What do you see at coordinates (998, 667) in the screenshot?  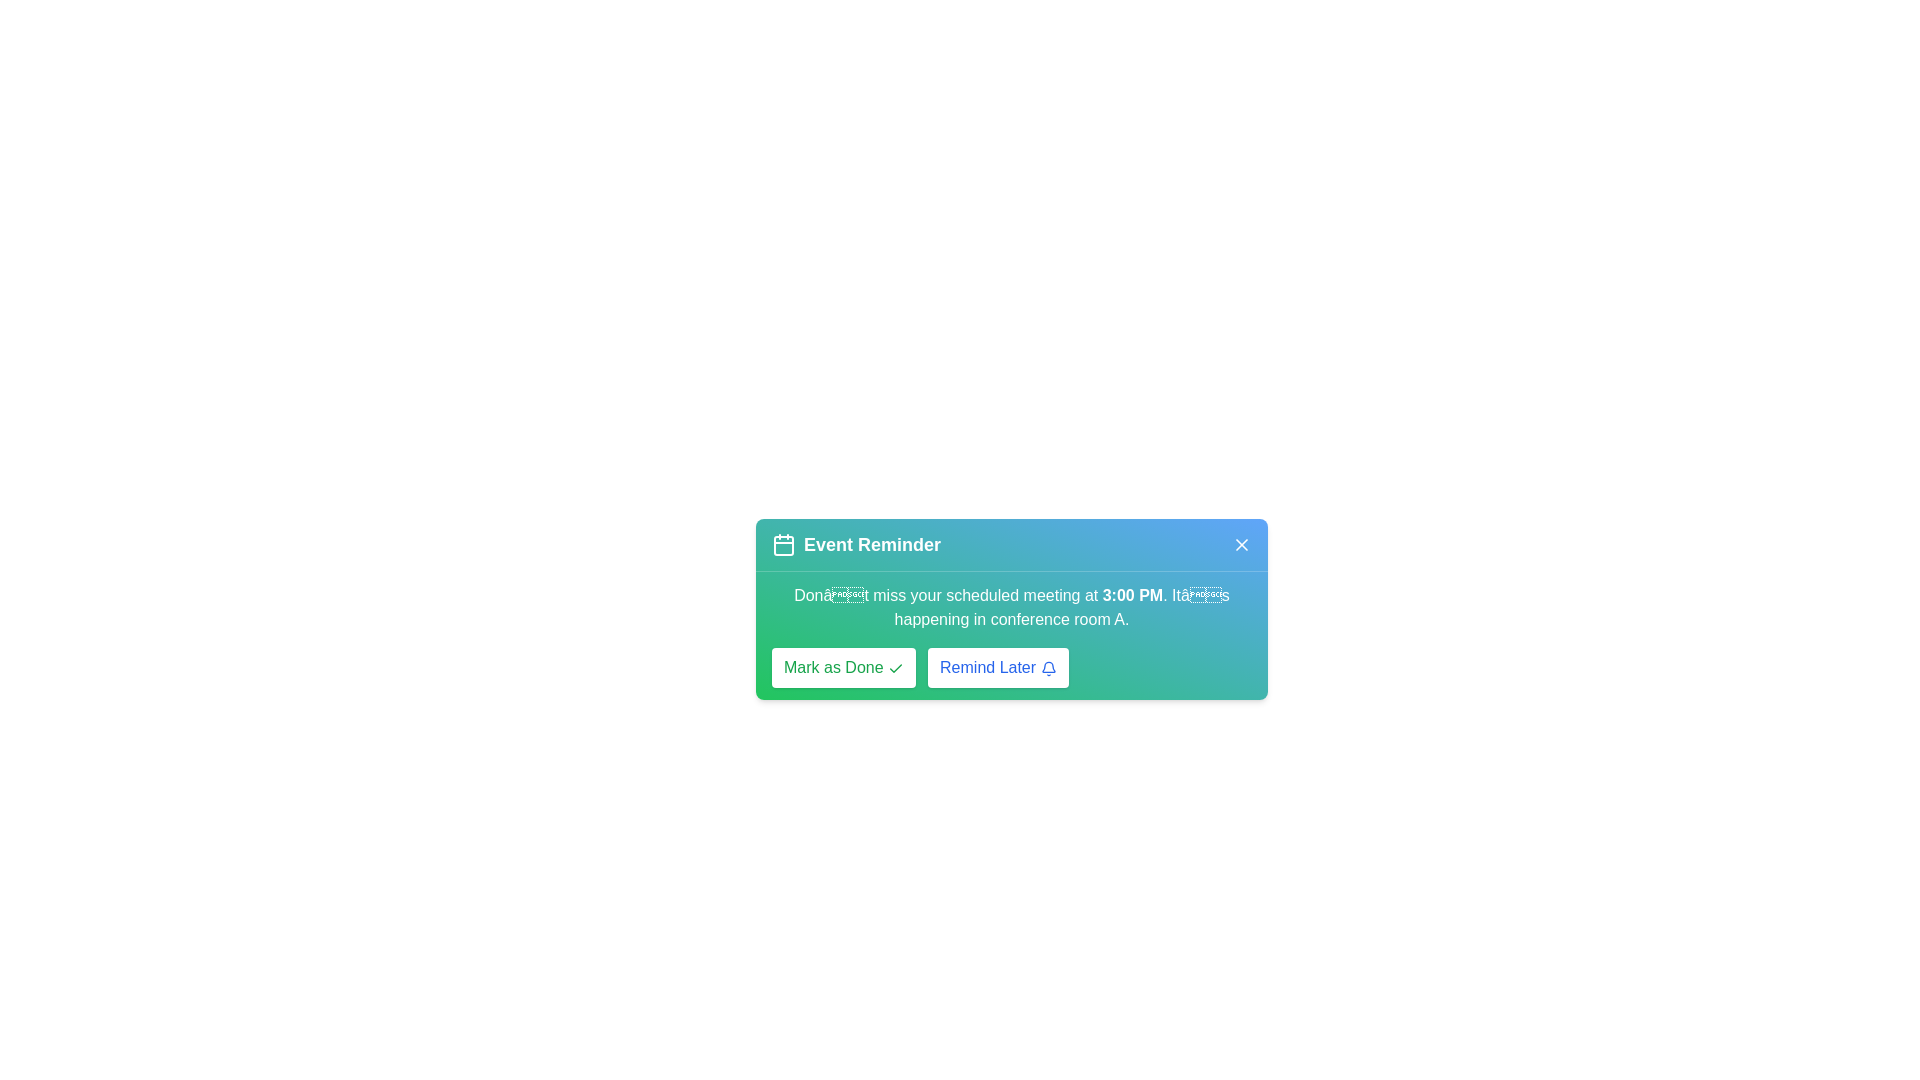 I see `'Remind Later' button to reschedule the reminder` at bounding box center [998, 667].